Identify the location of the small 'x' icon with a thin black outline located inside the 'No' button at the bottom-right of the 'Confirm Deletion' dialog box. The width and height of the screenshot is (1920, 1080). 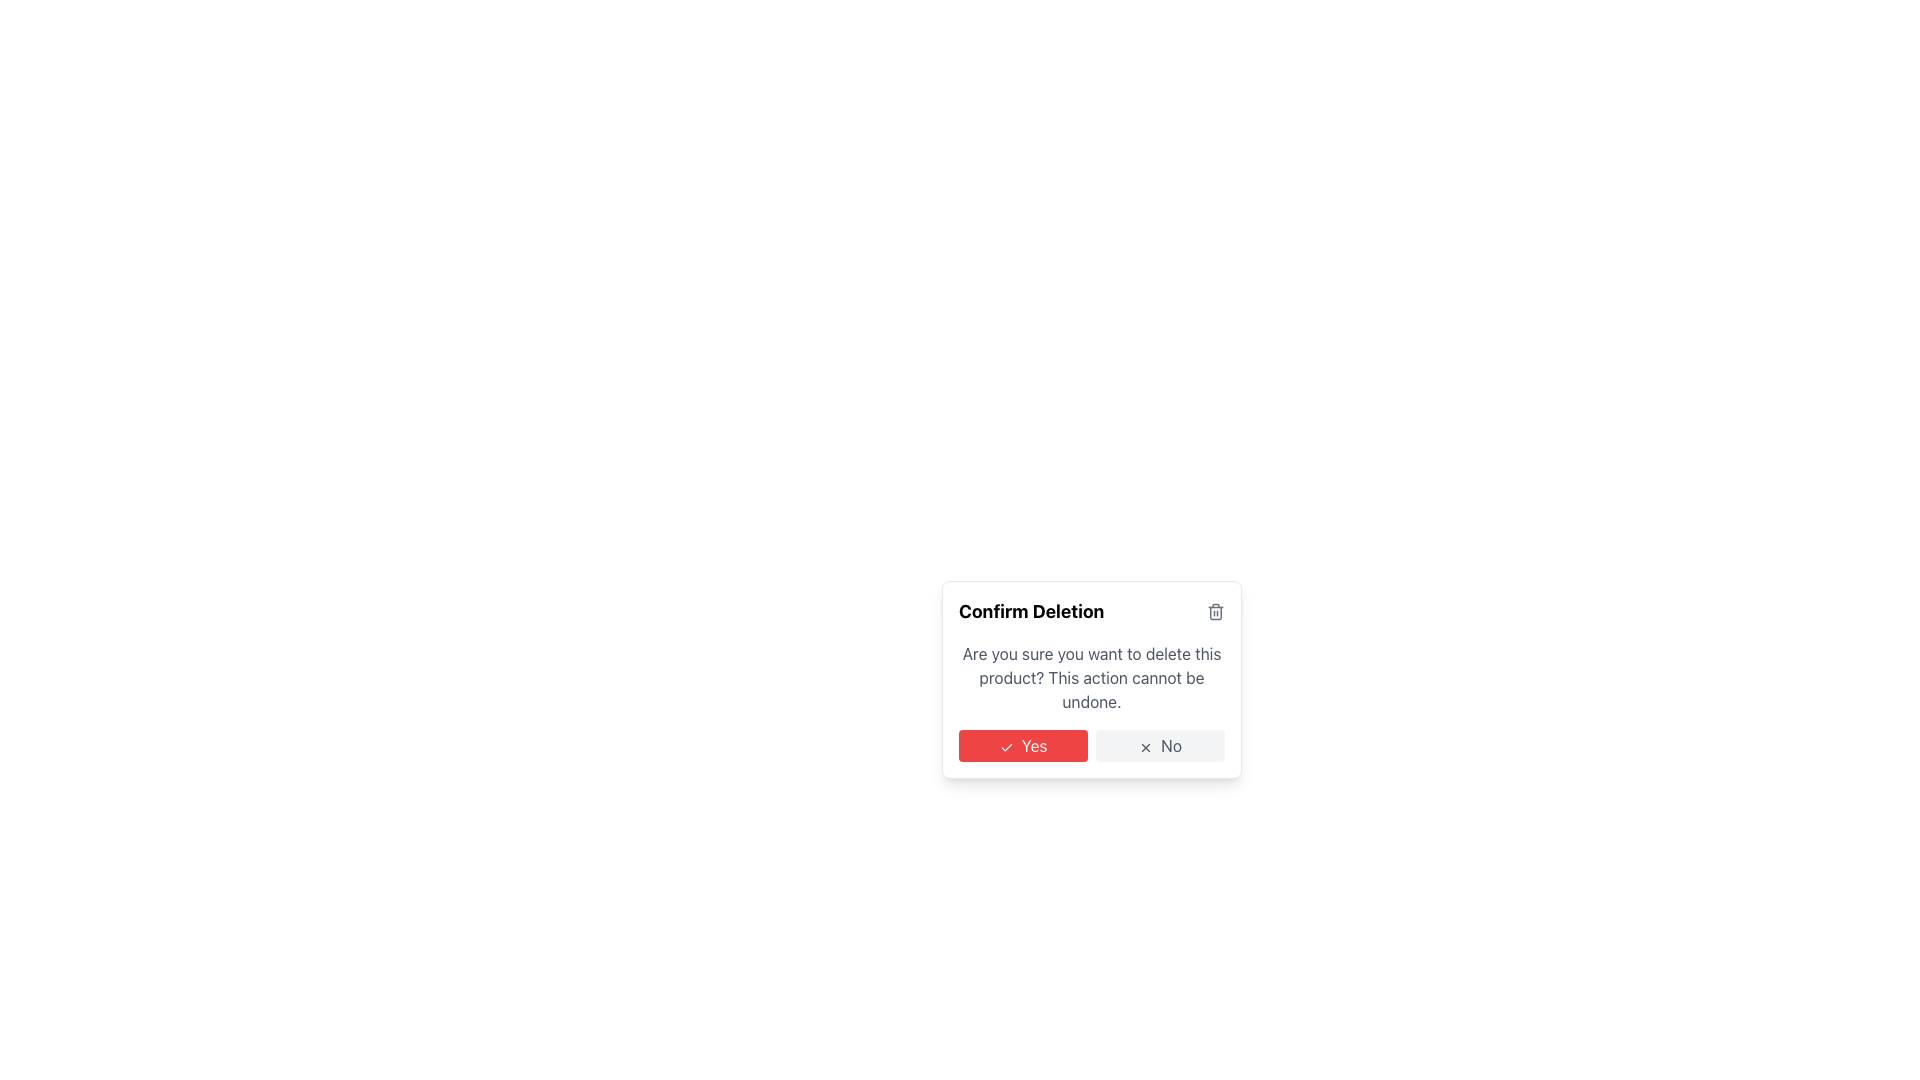
(1146, 747).